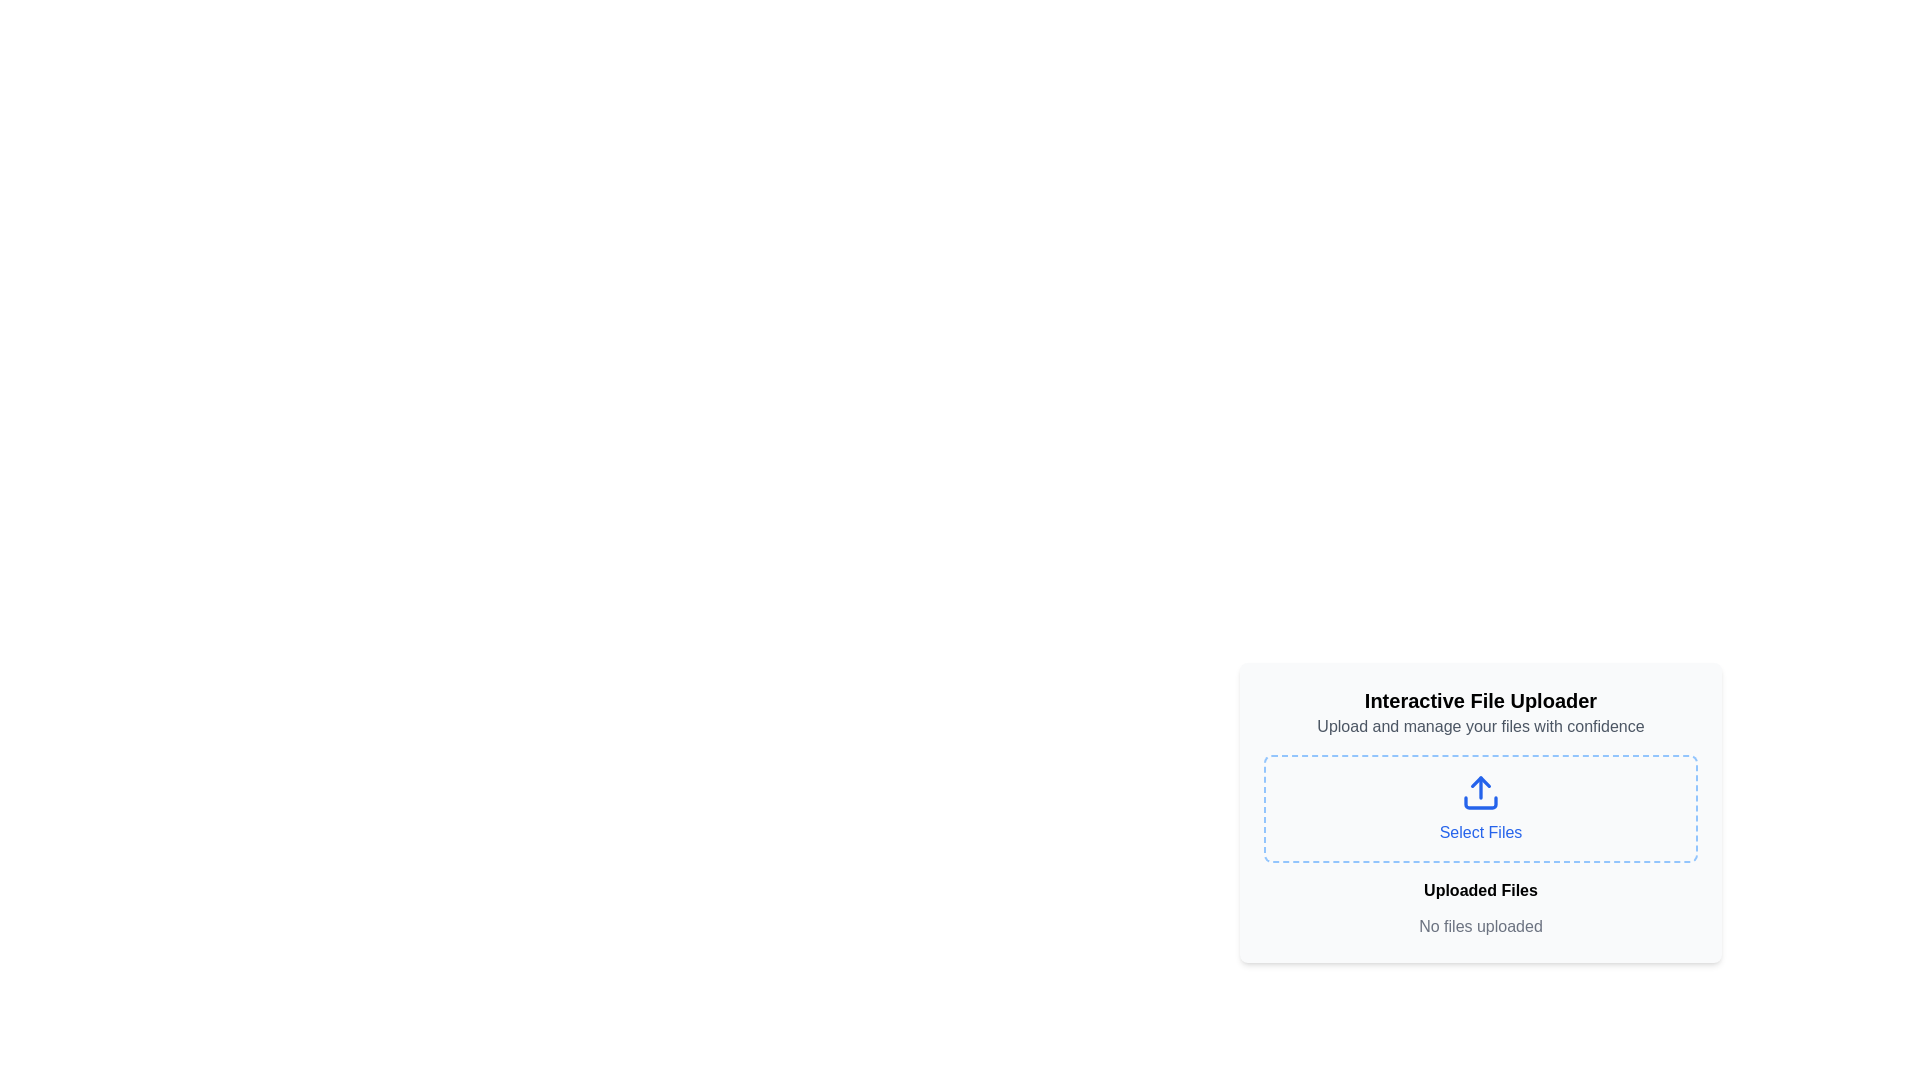 Image resolution: width=1920 pixels, height=1080 pixels. Describe the element at coordinates (1481, 808) in the screenshot. I see `the 'Select Files' button, which is a rectangular button with a dashed blue border and rounded outline, featuring an upload icon and located below the header 'Interactive File Uploader'` at that location.